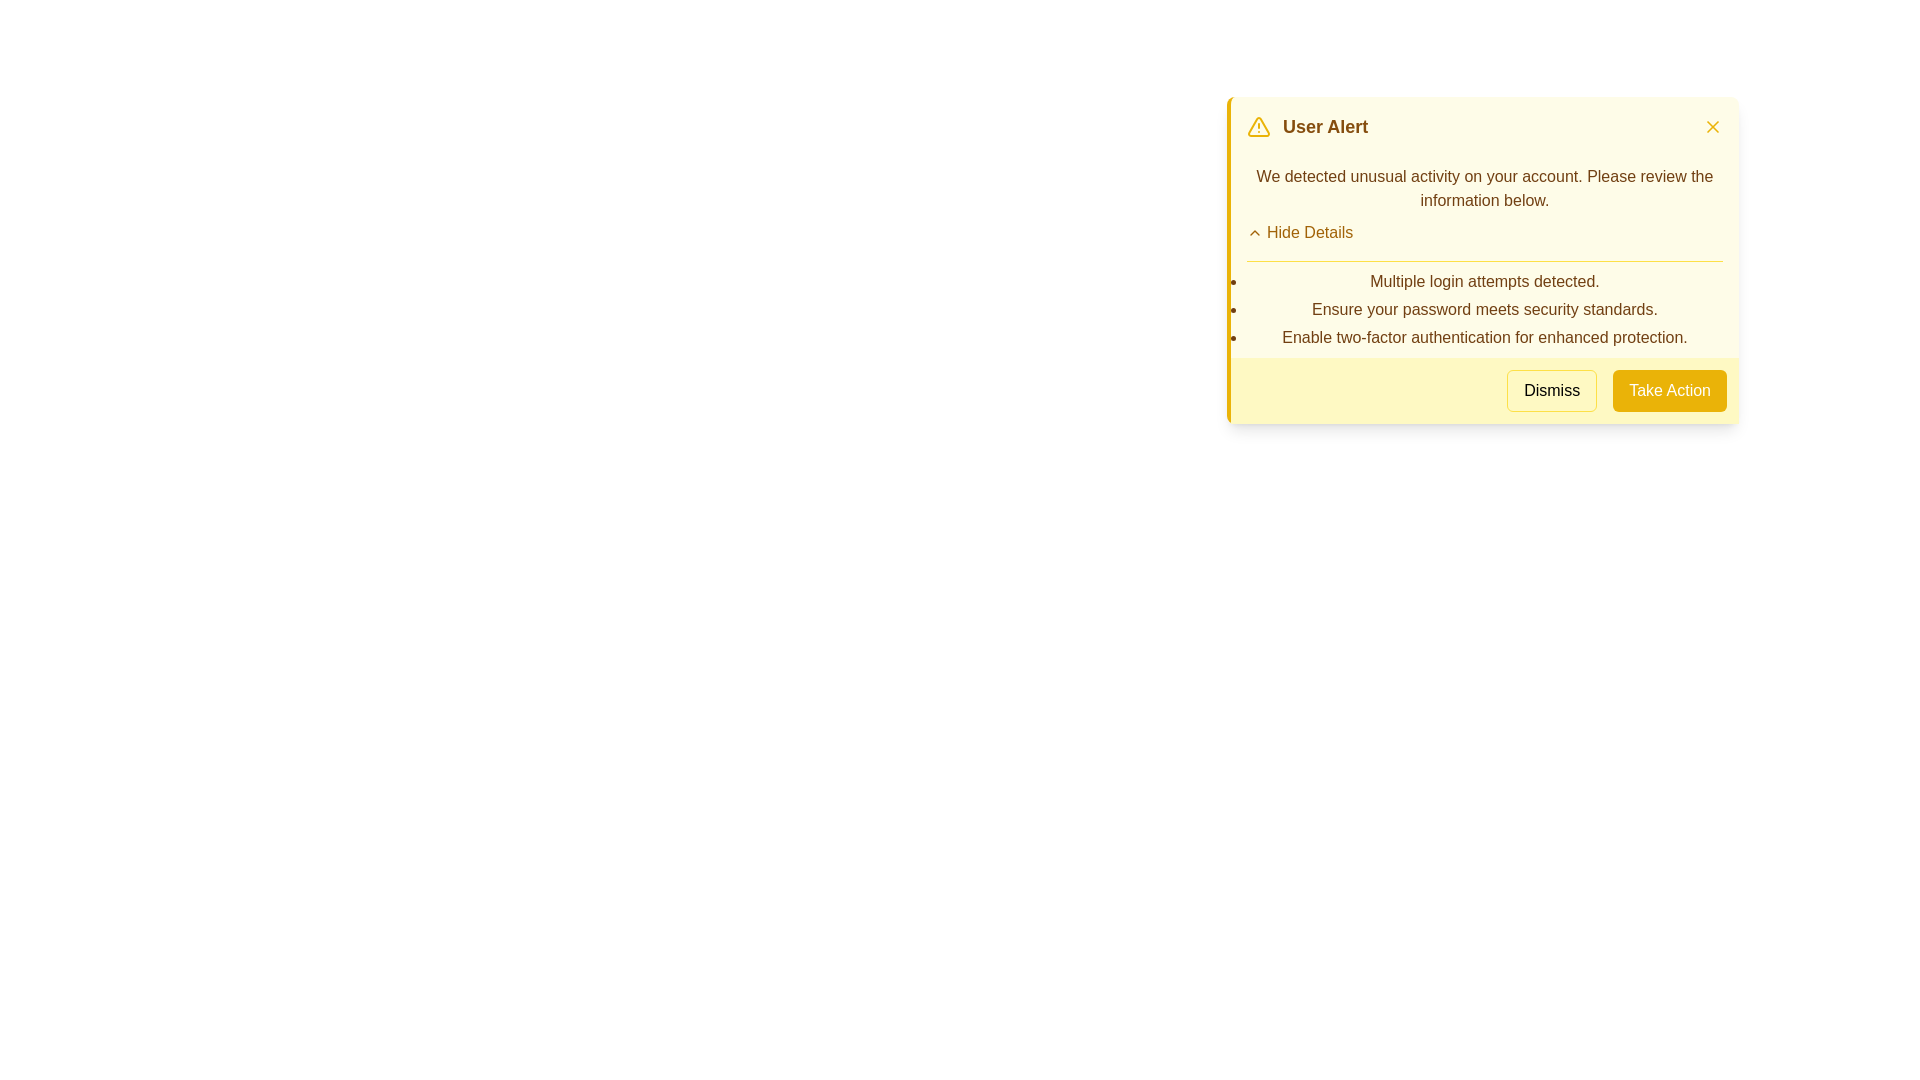  Describe the element at coordinates (1257, 127) in the screenshot. I see `the triangular warning icon, which is yellow and located at the top-left corner of the alert dialog, preceding the heading text 'User Alert'` at that location.